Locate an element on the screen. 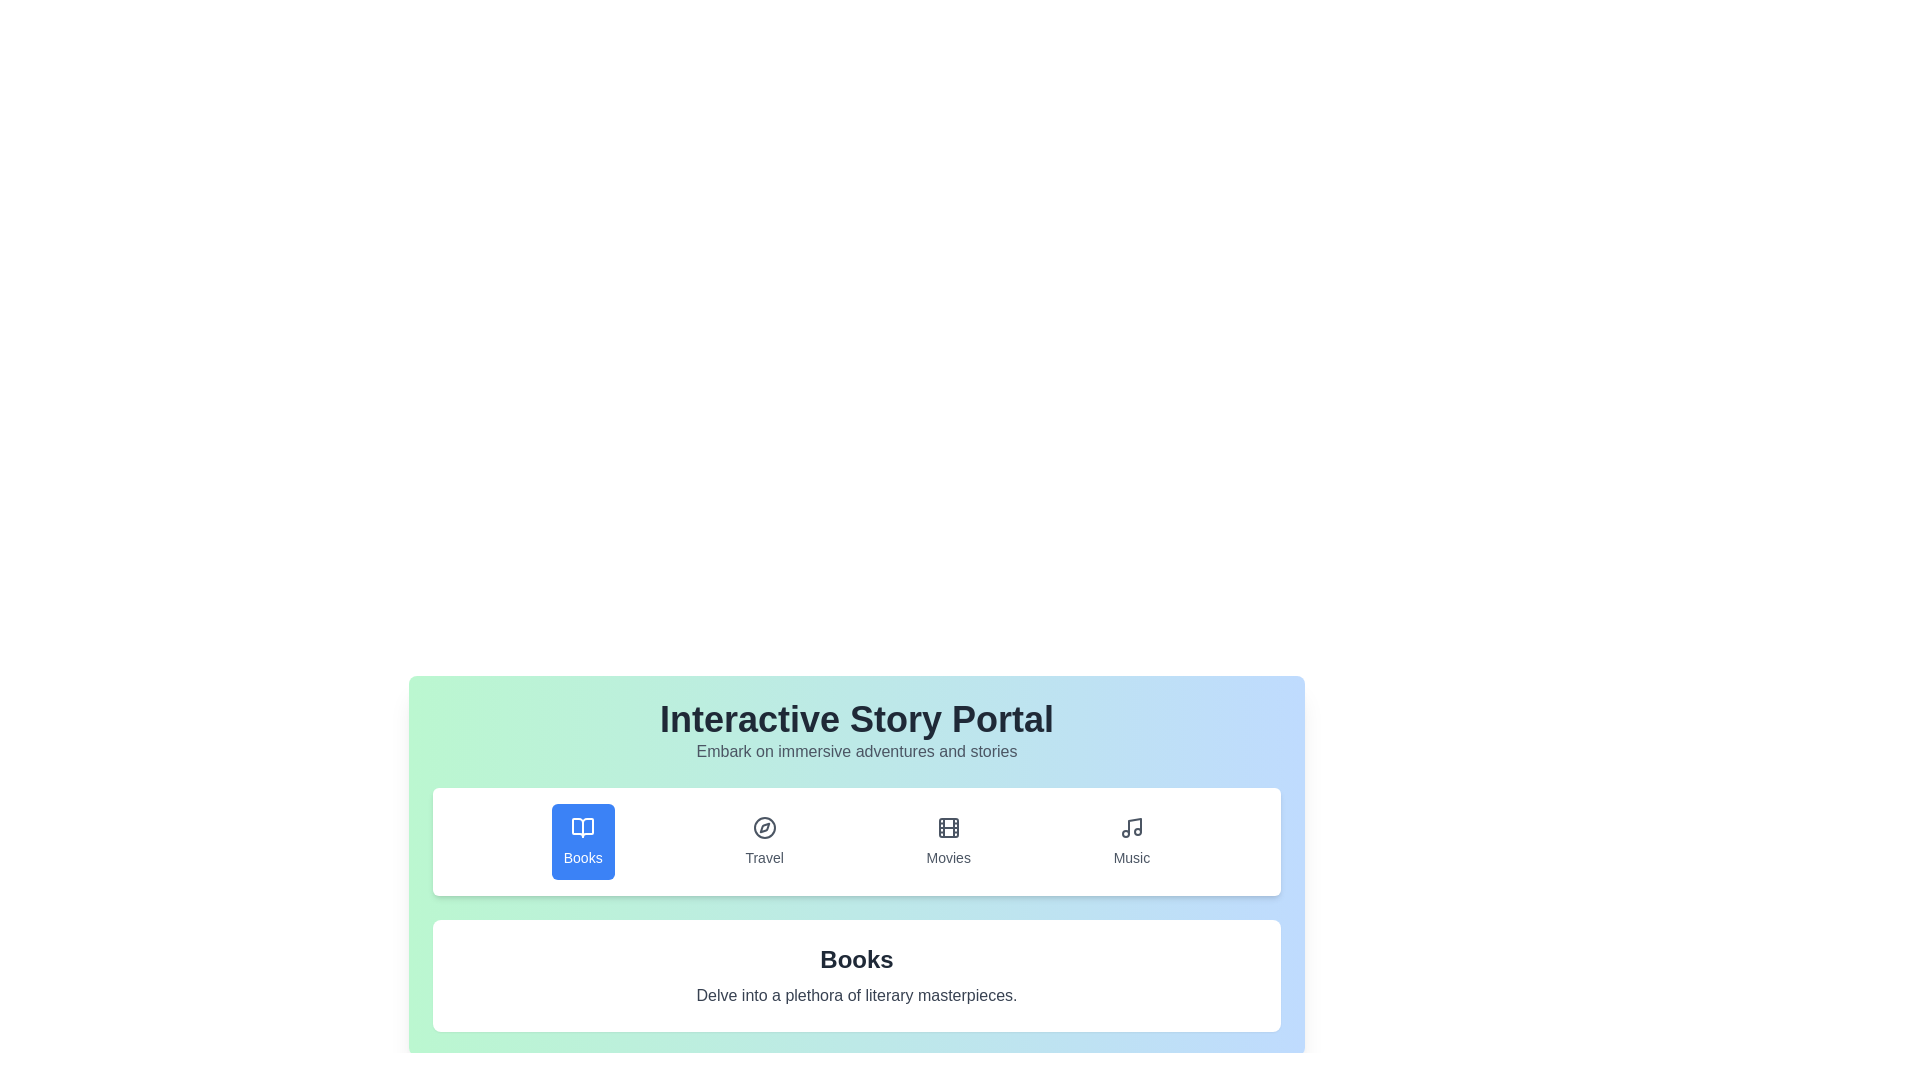 The image size is (1920, 1080). text label located directly below the compass icon in the navigation button, which is positioned between the 'Books' and 'Movies' buttons in the horizontal menu bar is located at coordinates (763, 856).